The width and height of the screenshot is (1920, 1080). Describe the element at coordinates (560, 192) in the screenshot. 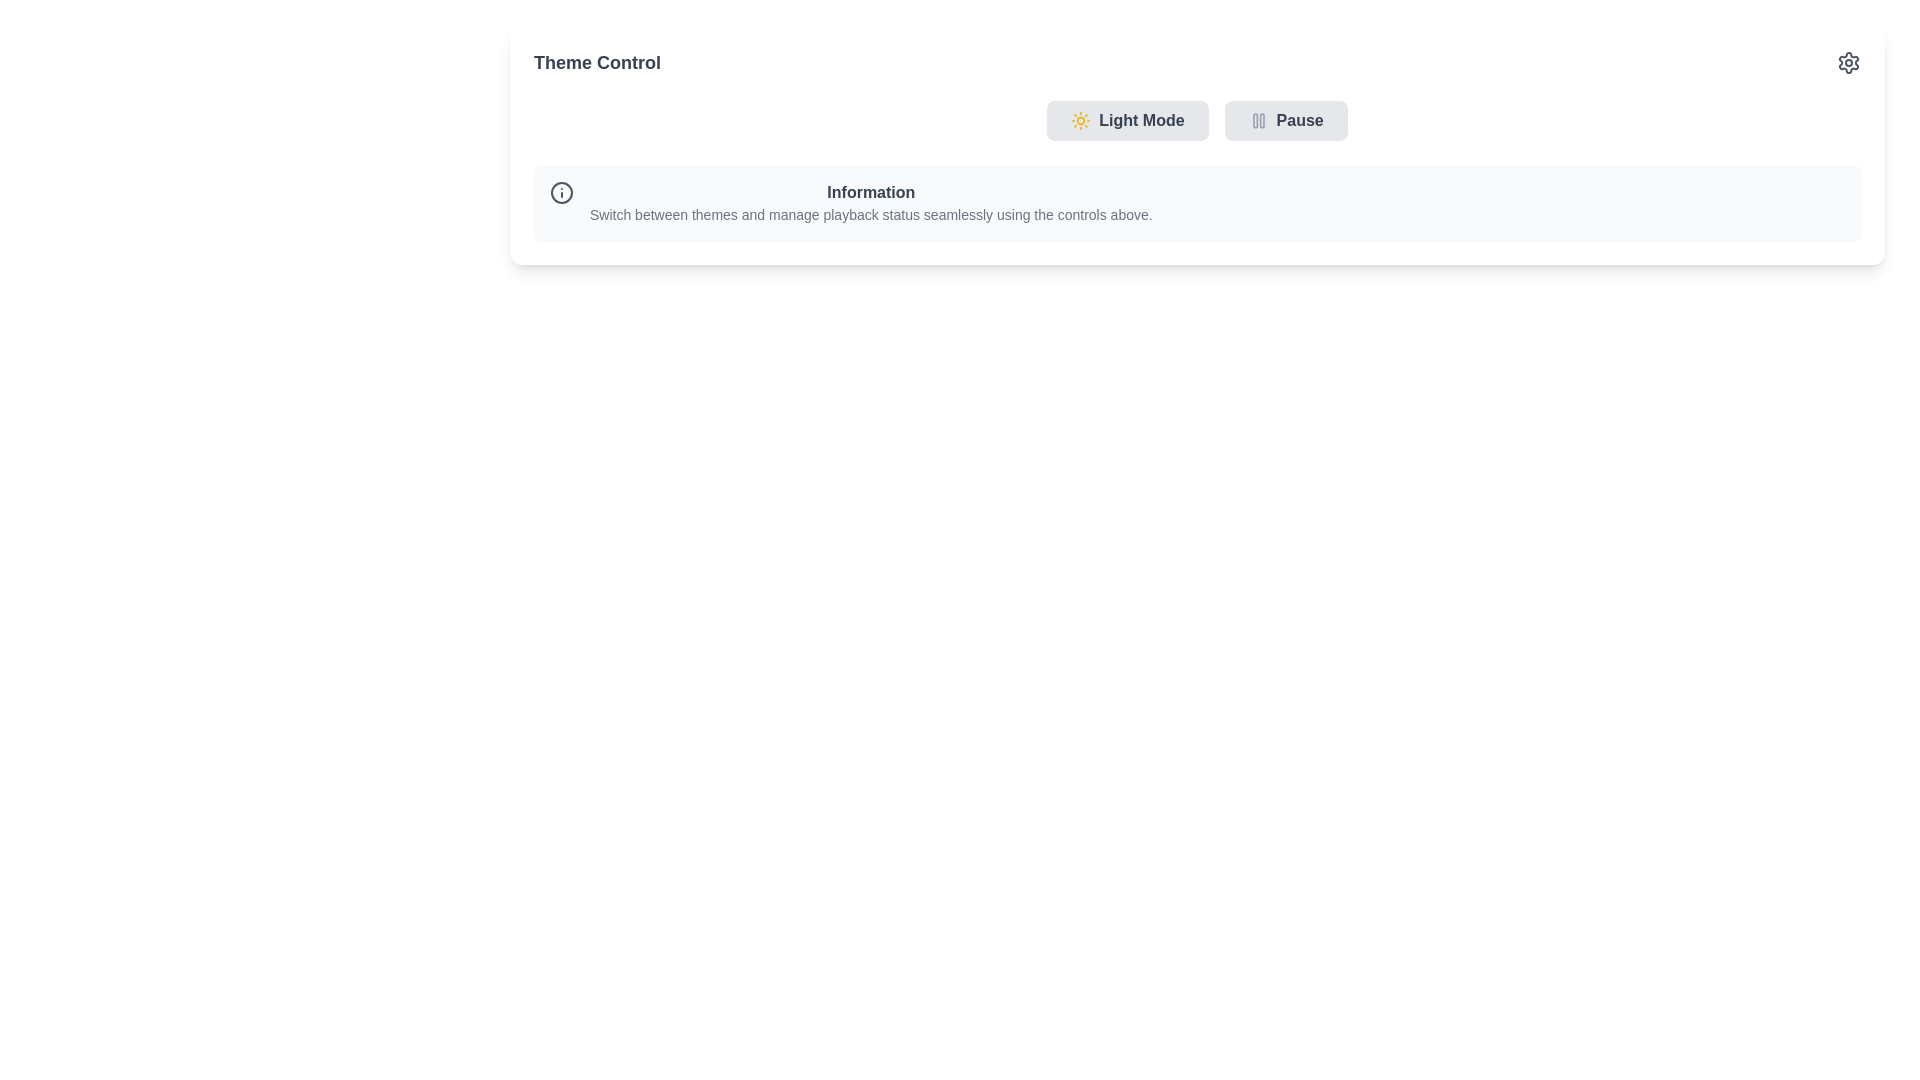

I see `the icon located to the far left of the panel titled 'Information', which signifies that the related section contains informational content for the user` at that location.